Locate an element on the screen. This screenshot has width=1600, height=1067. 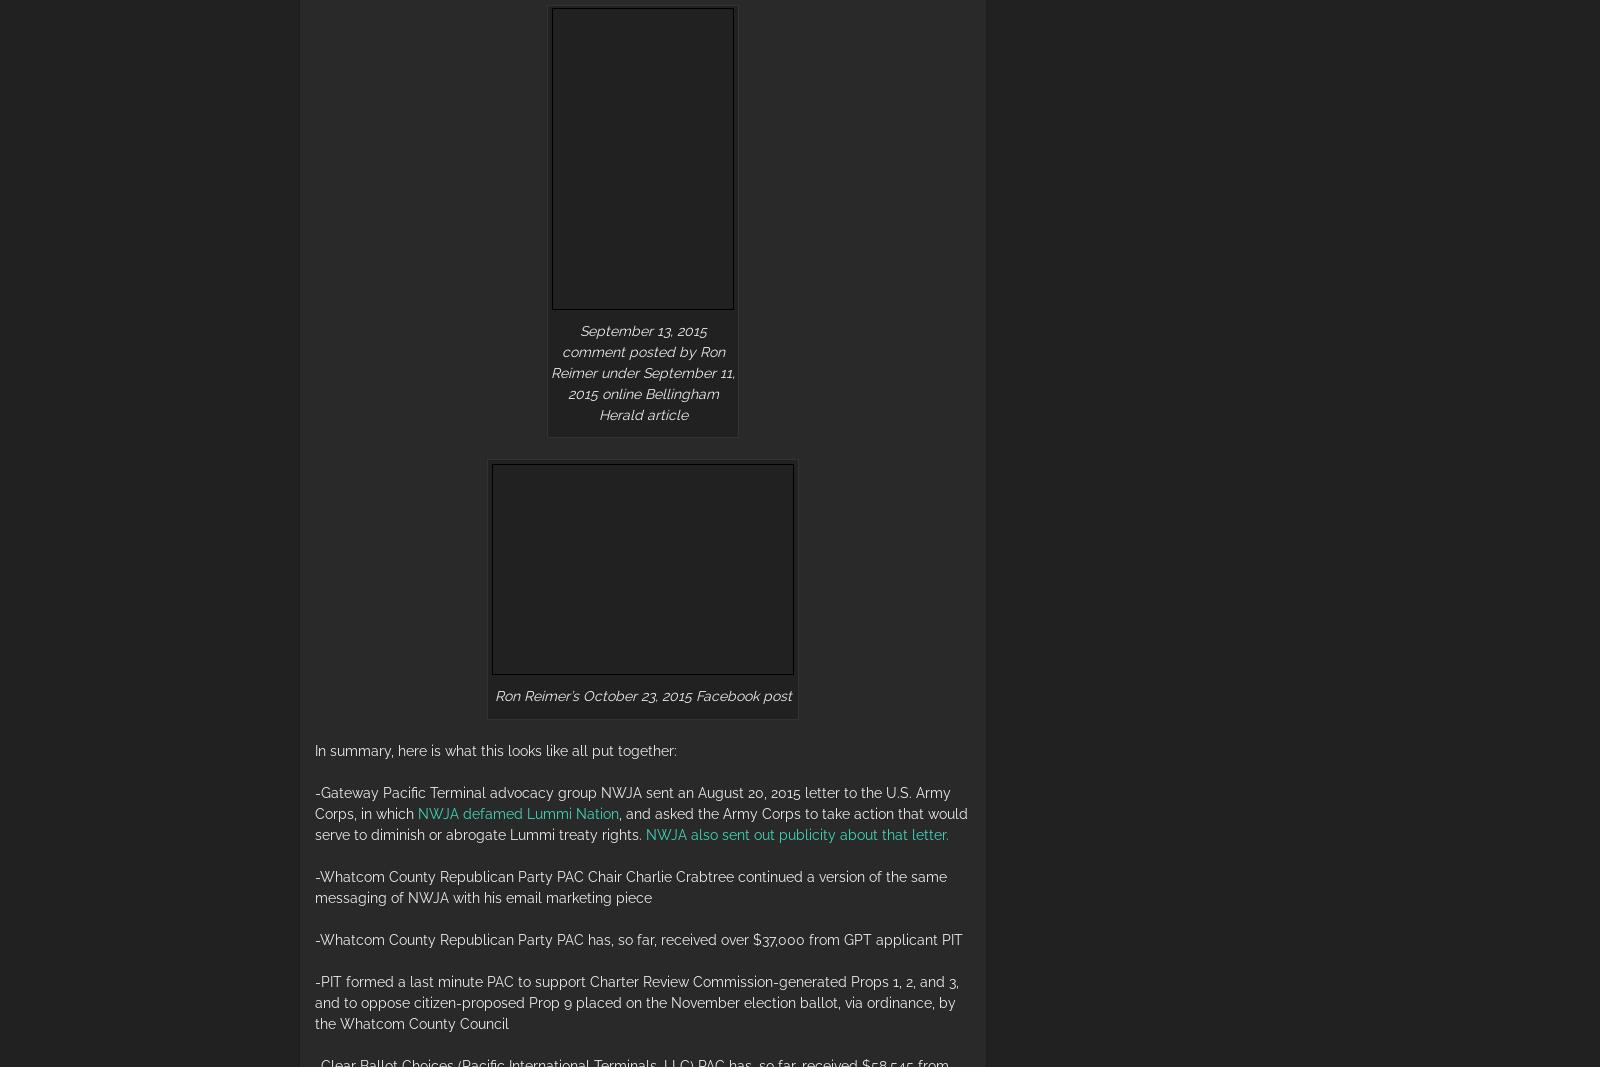
'-Gateway Pacific Terminal advocacy group NWJA sent an August 20, 2015 letter to the U.S. Army Corps, in which' is located at coordinates (632, 801).